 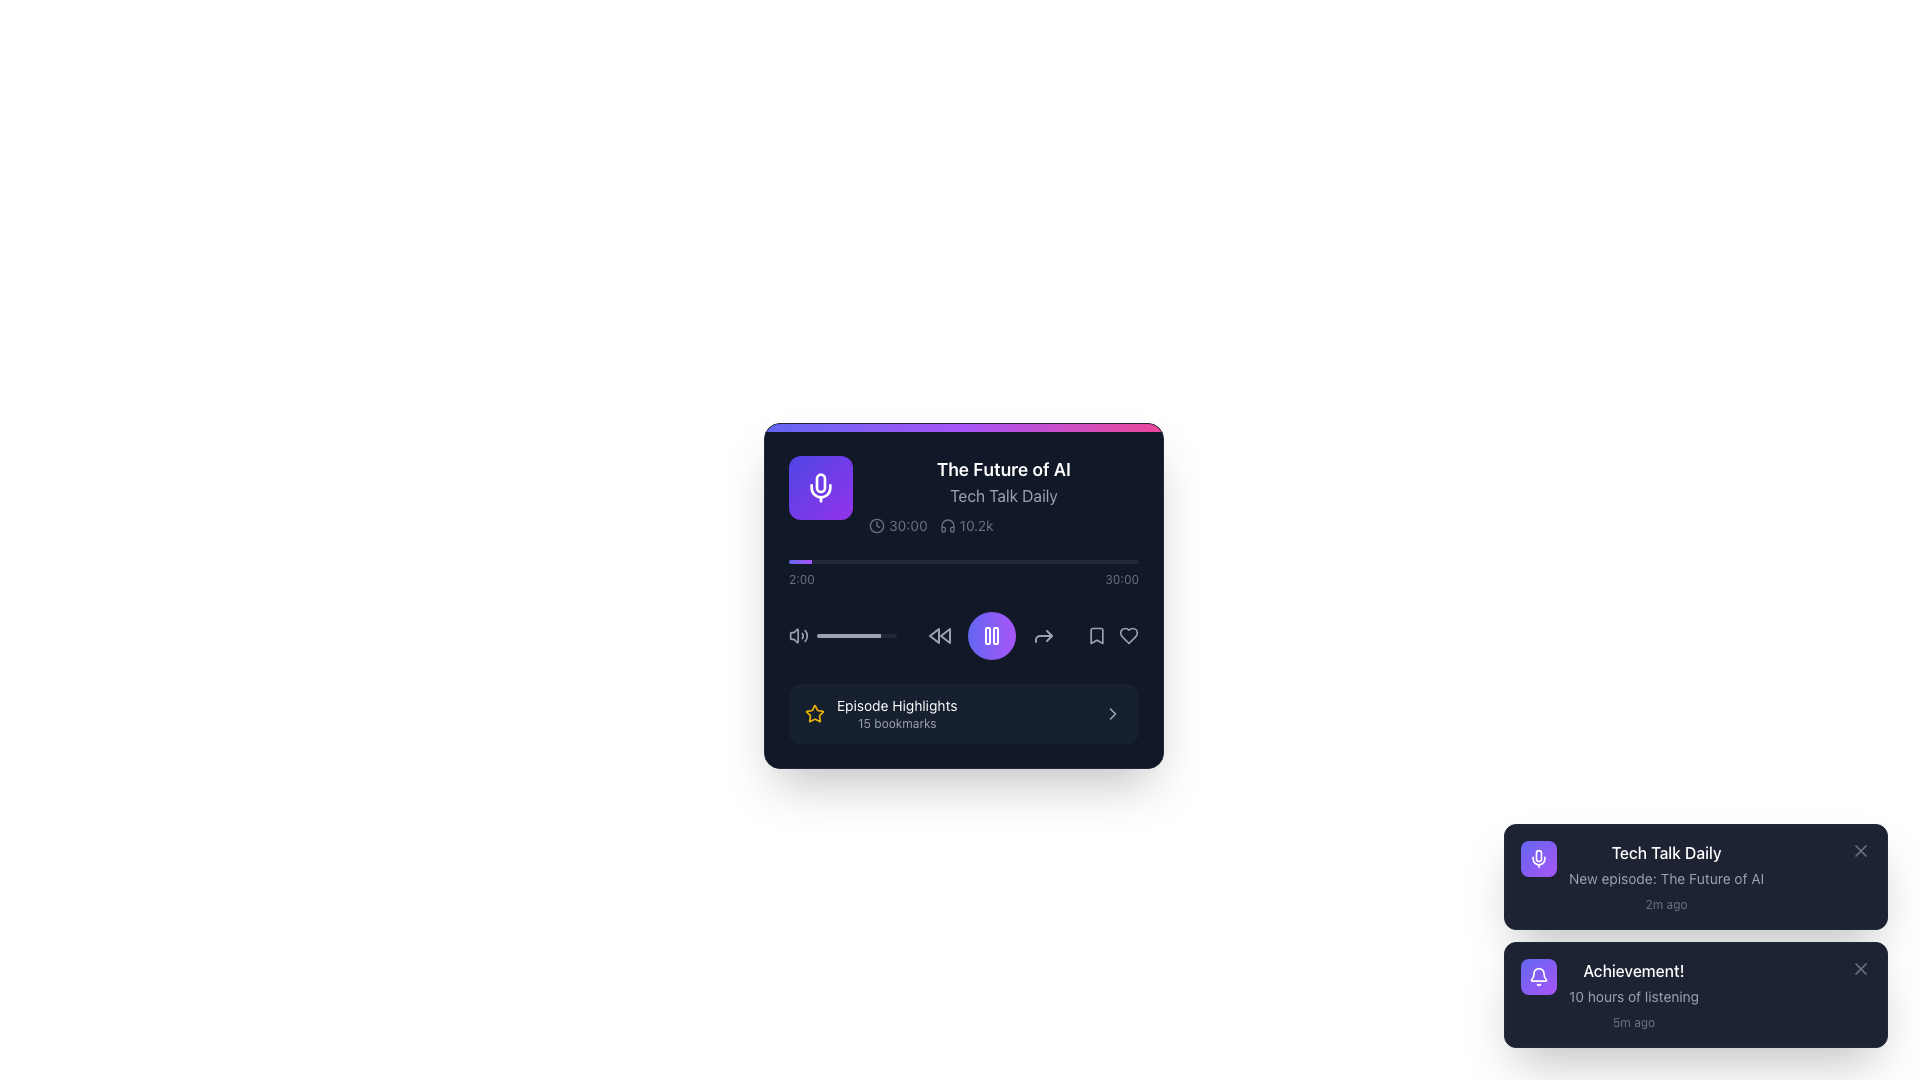 I want to click on the text label displaying the timestamp '2:00', which is light gray on a dark background, located on the left side of a horizontally aligned text group in the audio player interface, so click(x=801, y=579).